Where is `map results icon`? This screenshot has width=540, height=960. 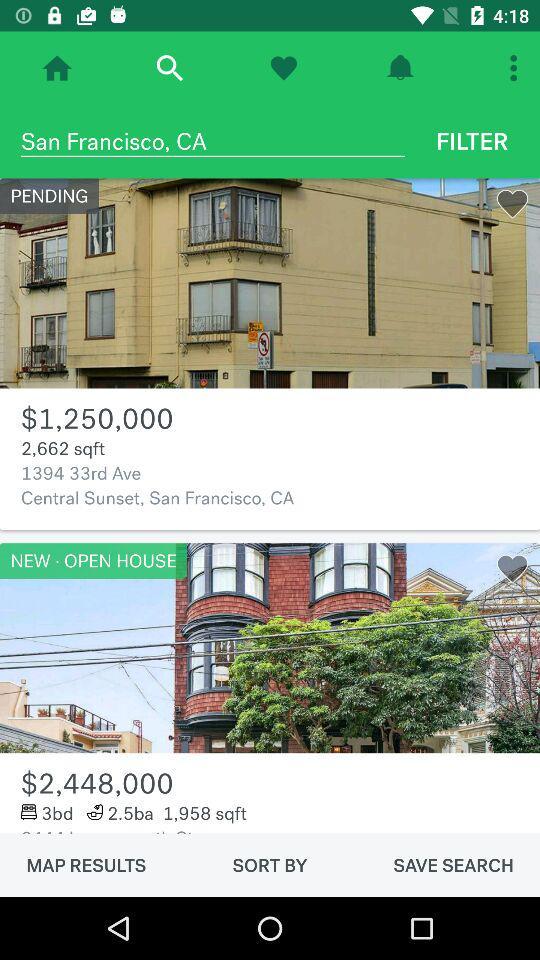 map results icon is located at coordinates (85, 864).